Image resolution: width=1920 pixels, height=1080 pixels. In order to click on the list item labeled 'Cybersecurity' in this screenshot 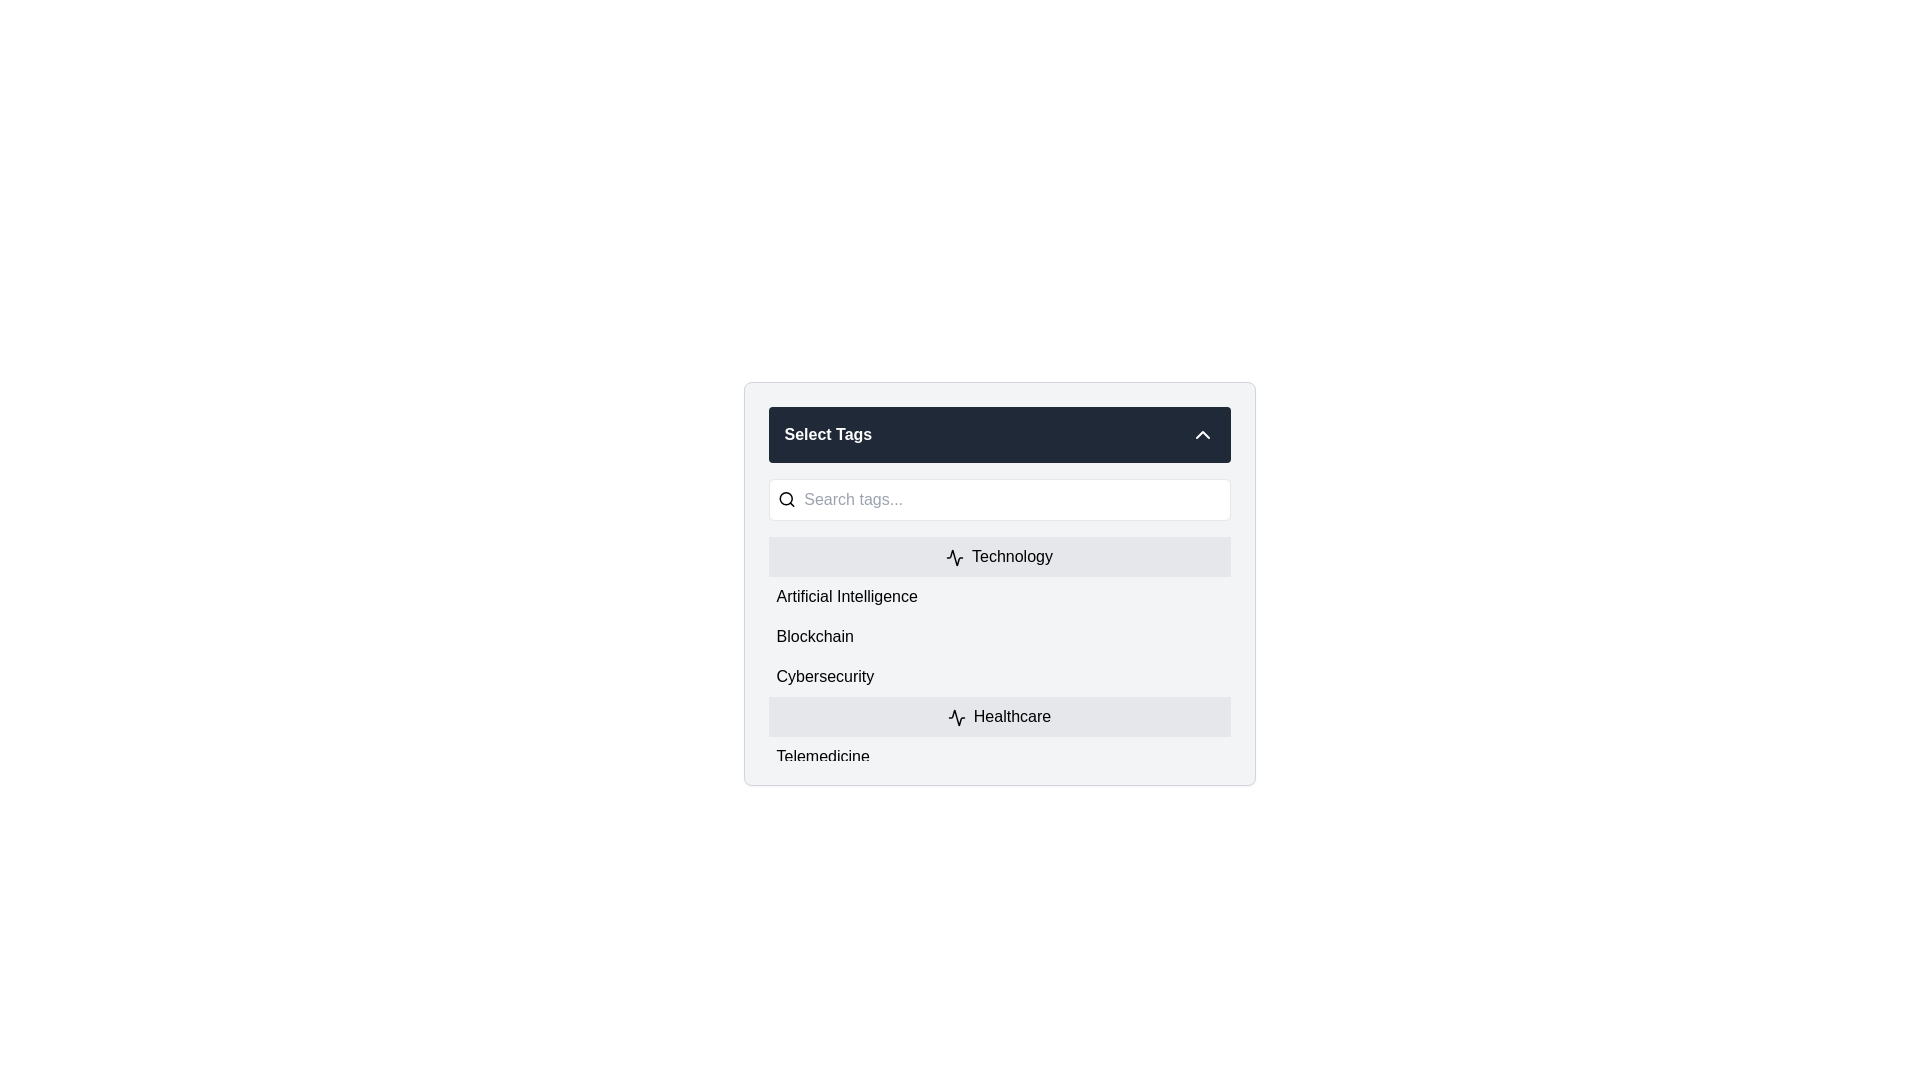, I will do `click(999, 676)`.